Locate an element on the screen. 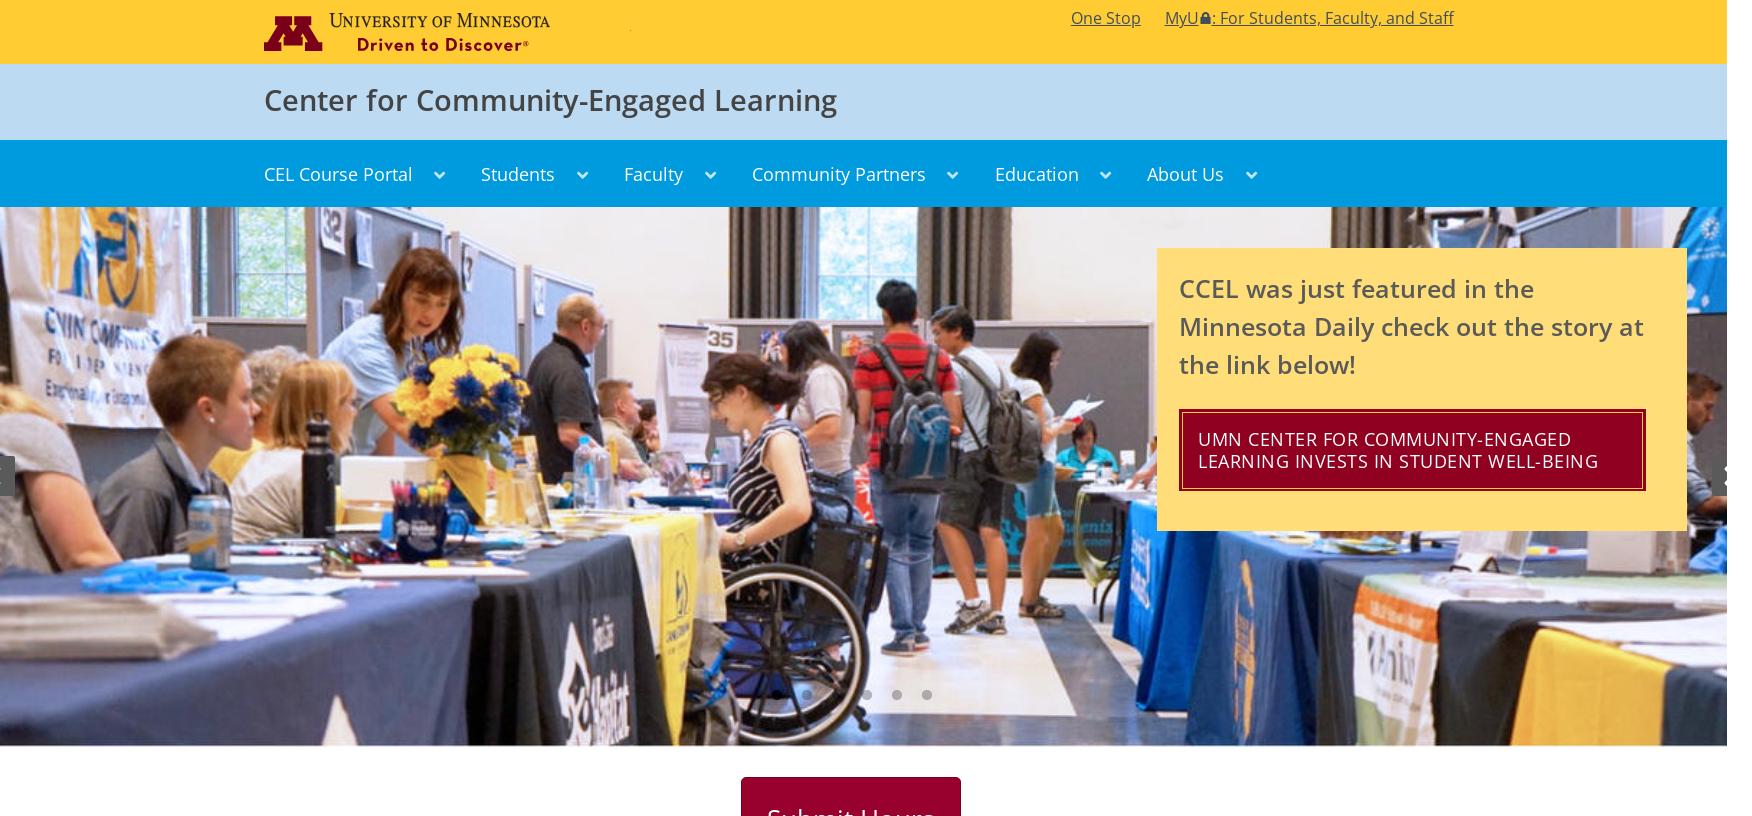 This screenshot has height=816, width=1752. 'CEL Course Portal' is located at coordinates (337, 172).